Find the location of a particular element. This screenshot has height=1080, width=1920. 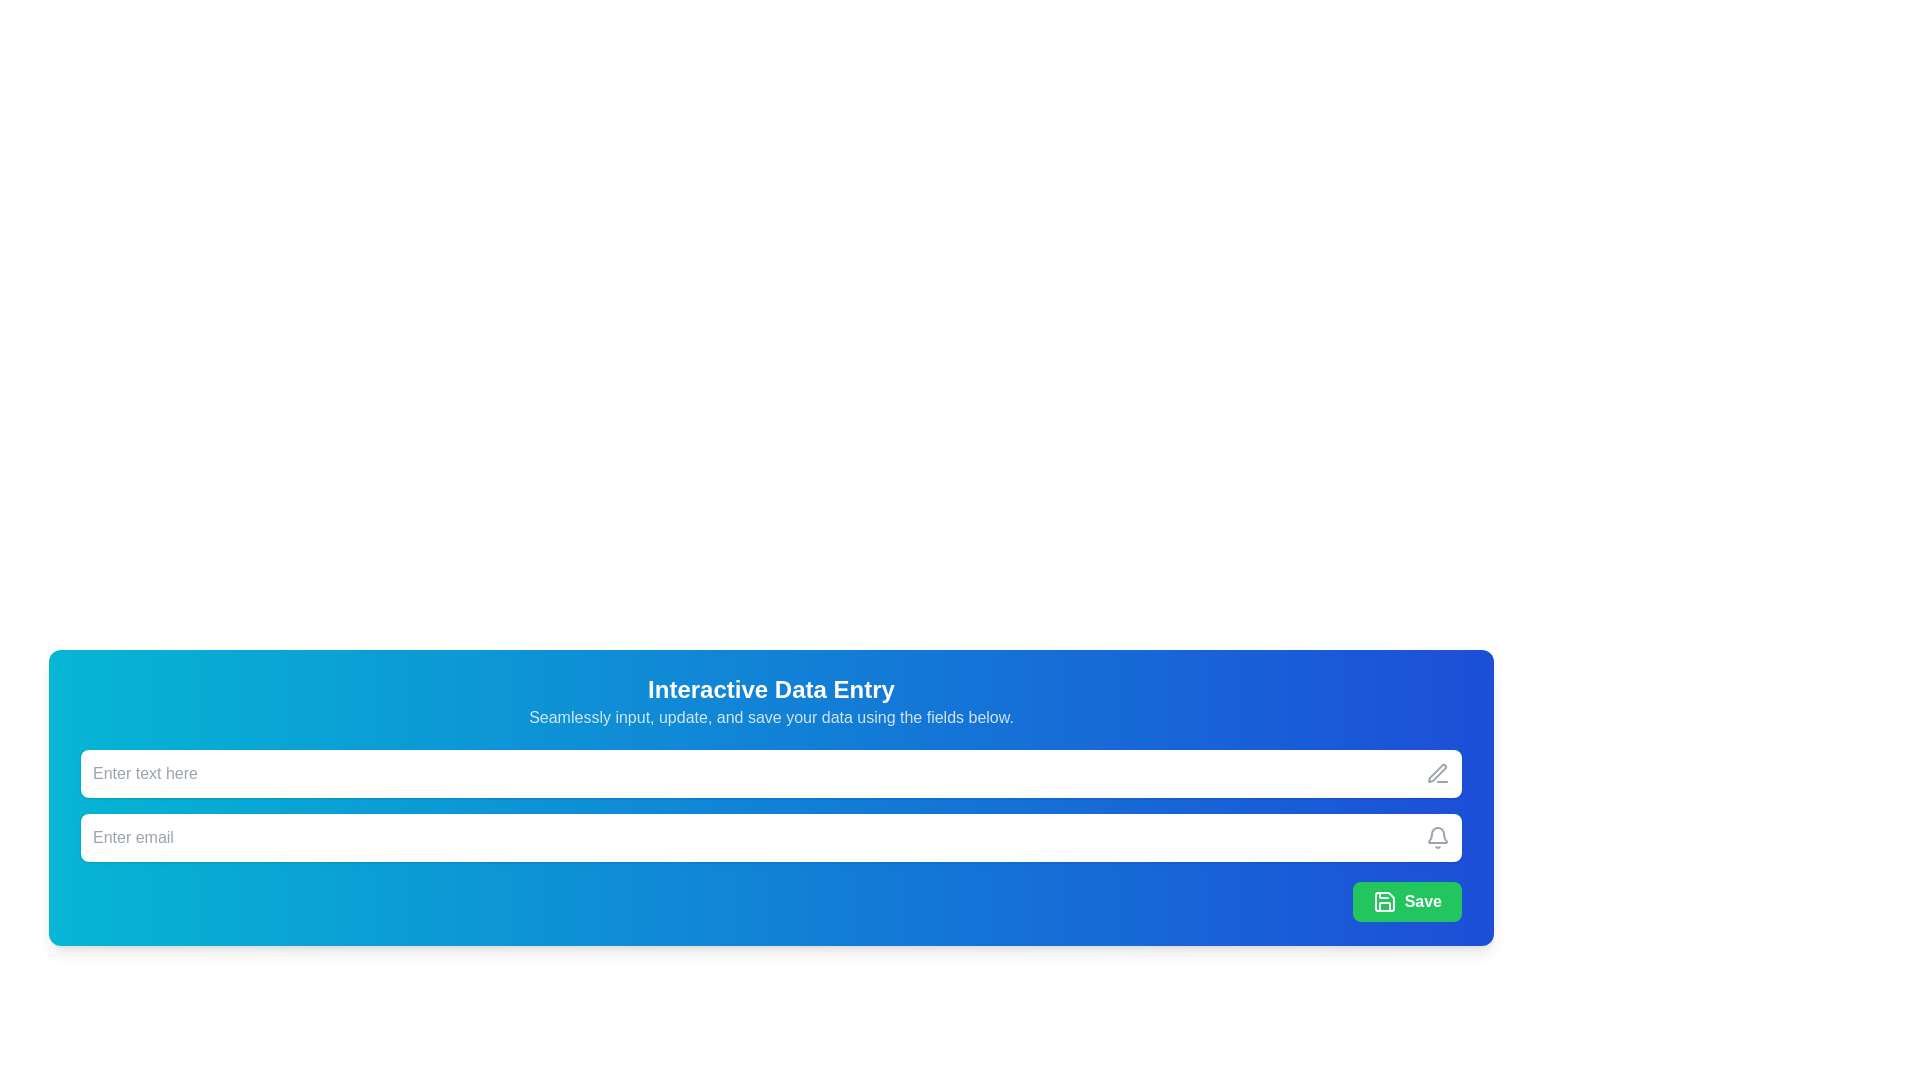

the text header displaying 'Interactive Data Entry', which is styled with a bold, large white font on a cyan to blue gradient background is located at coordinates (770, 689).